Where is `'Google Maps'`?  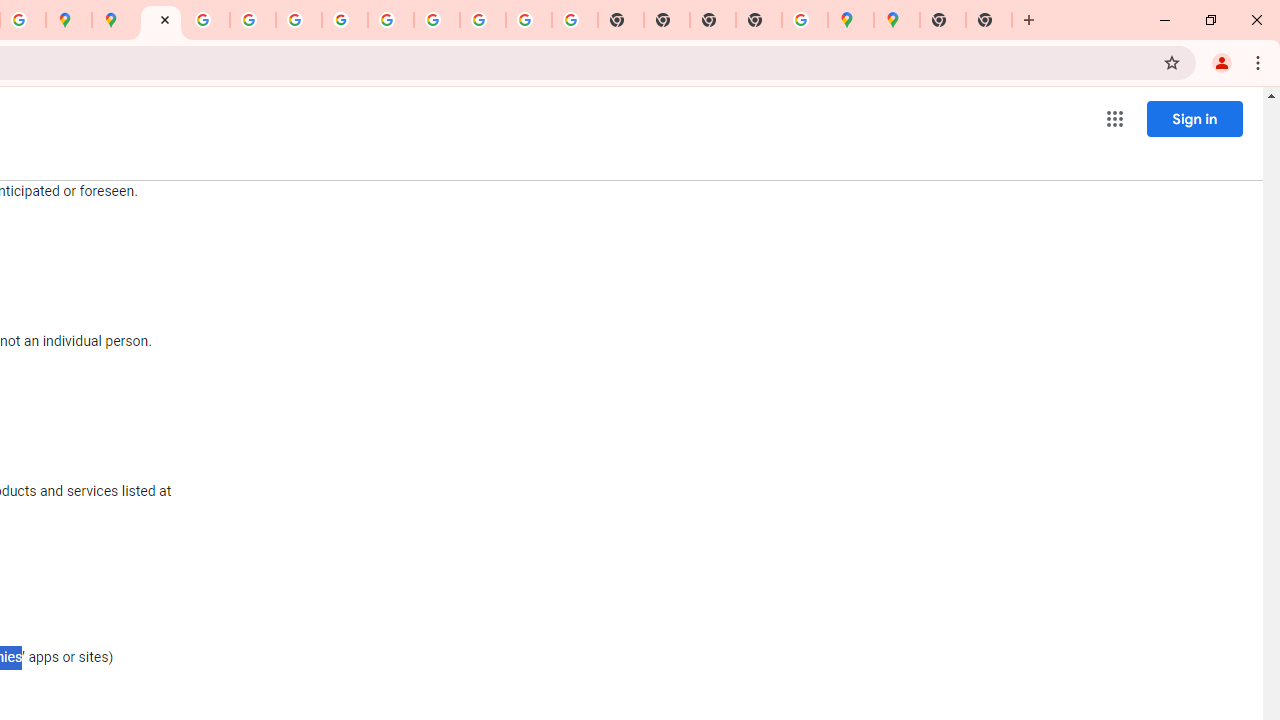 'Google Maps' is located at coordinates (896, 20).